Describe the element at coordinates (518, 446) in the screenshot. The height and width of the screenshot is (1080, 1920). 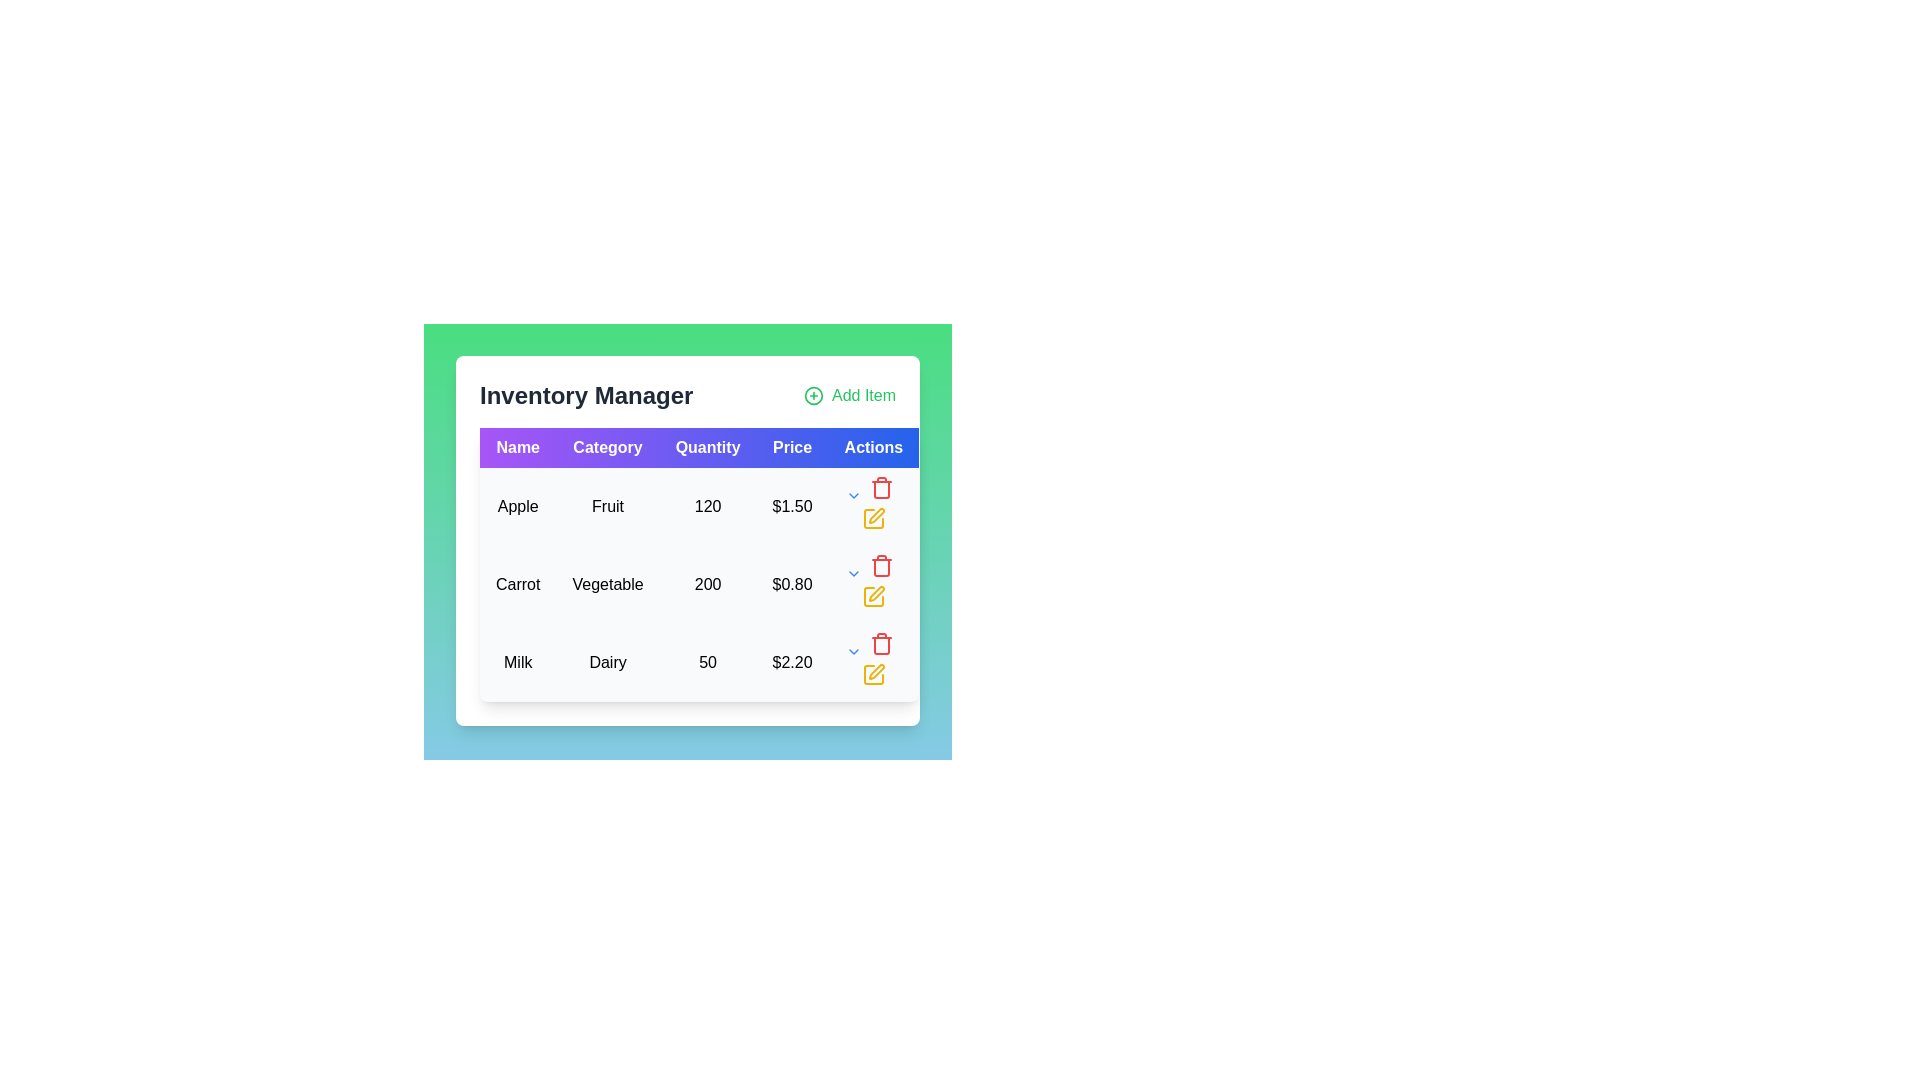
I see `the 'Name' column header label, which is the first column header in the table containing headers 'Name', 'Category', 'Quantity', 'Price', and 'Actions'` at that location.